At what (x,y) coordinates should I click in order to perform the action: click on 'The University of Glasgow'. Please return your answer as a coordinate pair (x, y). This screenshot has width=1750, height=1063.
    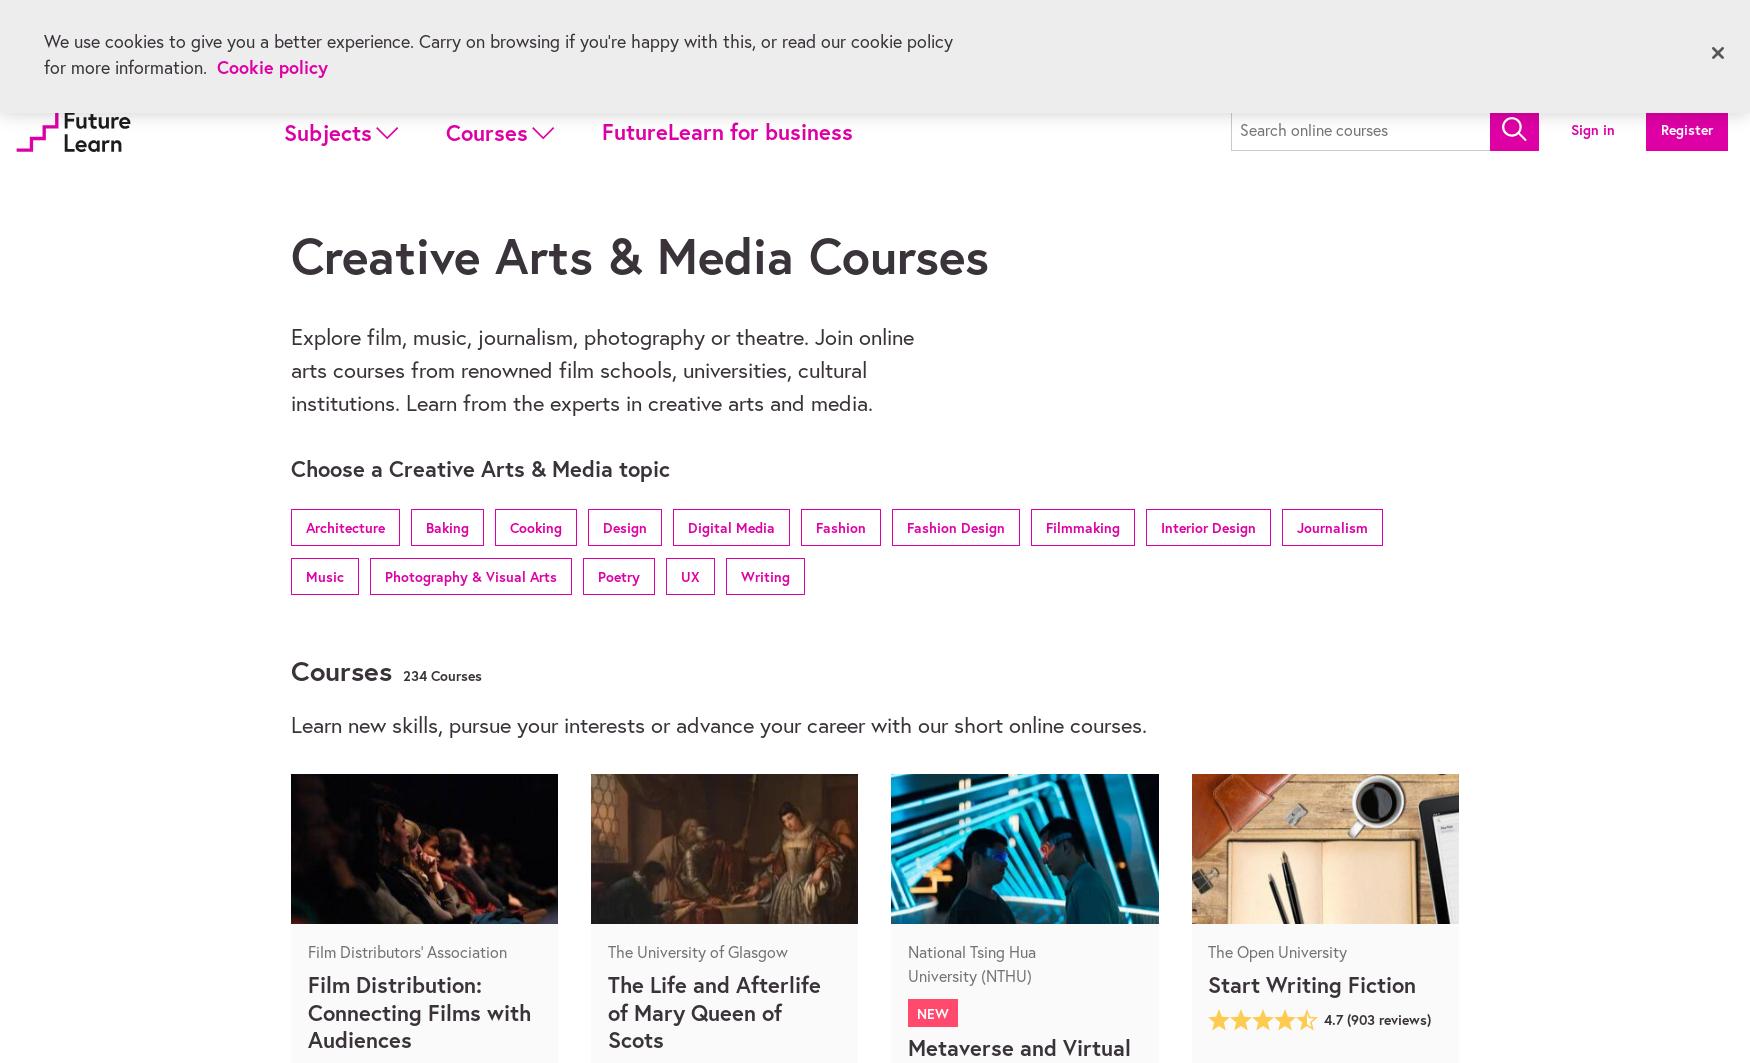
    Looking at the image, I should click on (697, 950).